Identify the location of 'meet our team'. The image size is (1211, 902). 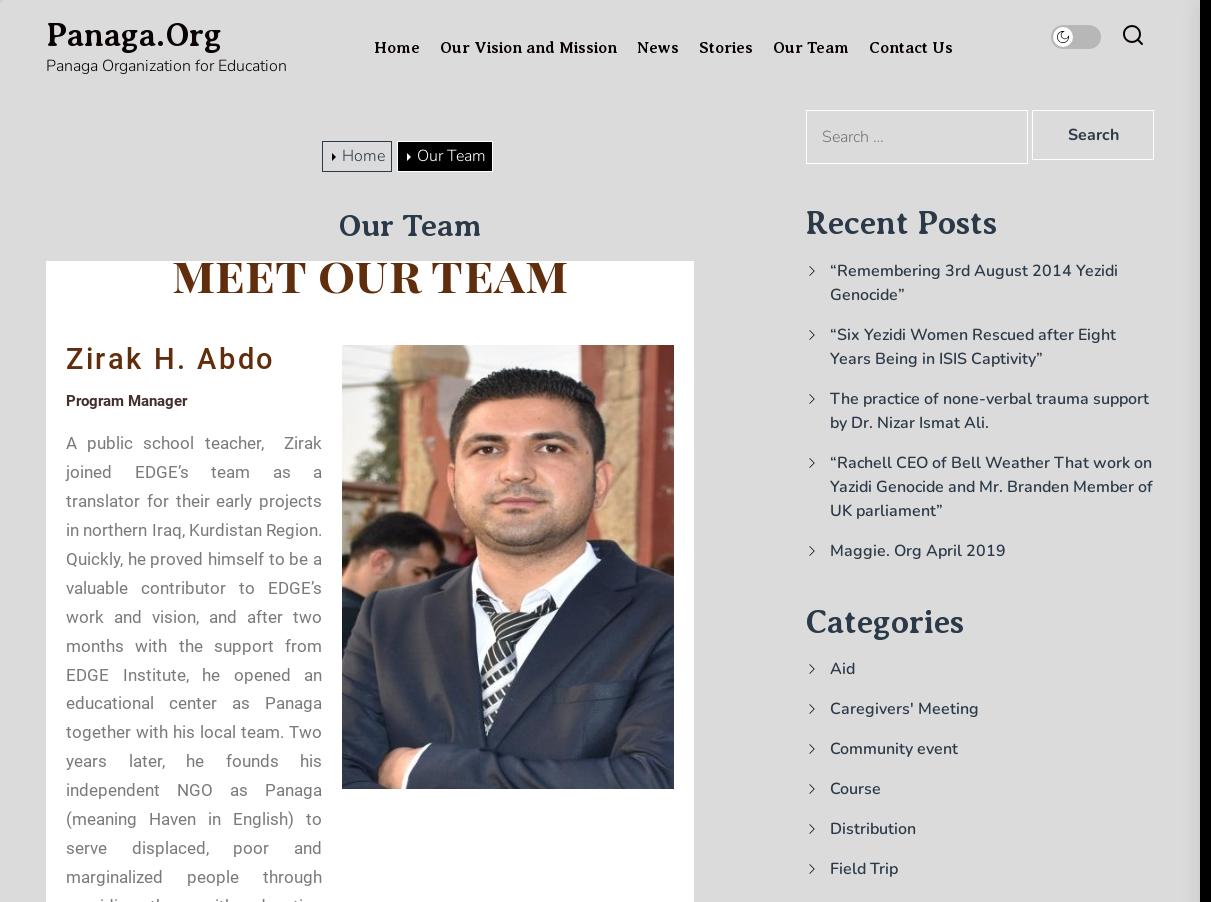
(368, 271).